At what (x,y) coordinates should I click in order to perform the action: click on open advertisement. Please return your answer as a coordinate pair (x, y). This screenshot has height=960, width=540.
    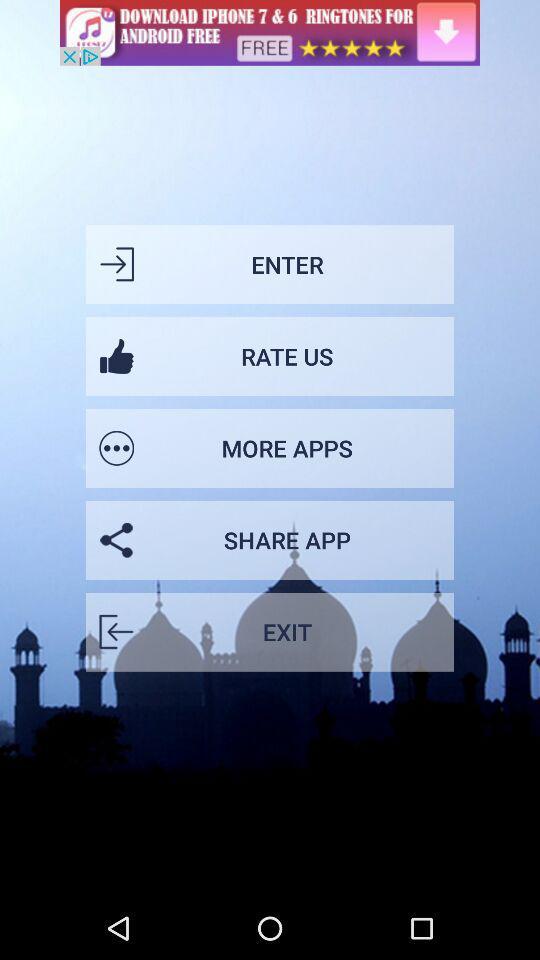
    Looking at the image, I should click on (270, 31).